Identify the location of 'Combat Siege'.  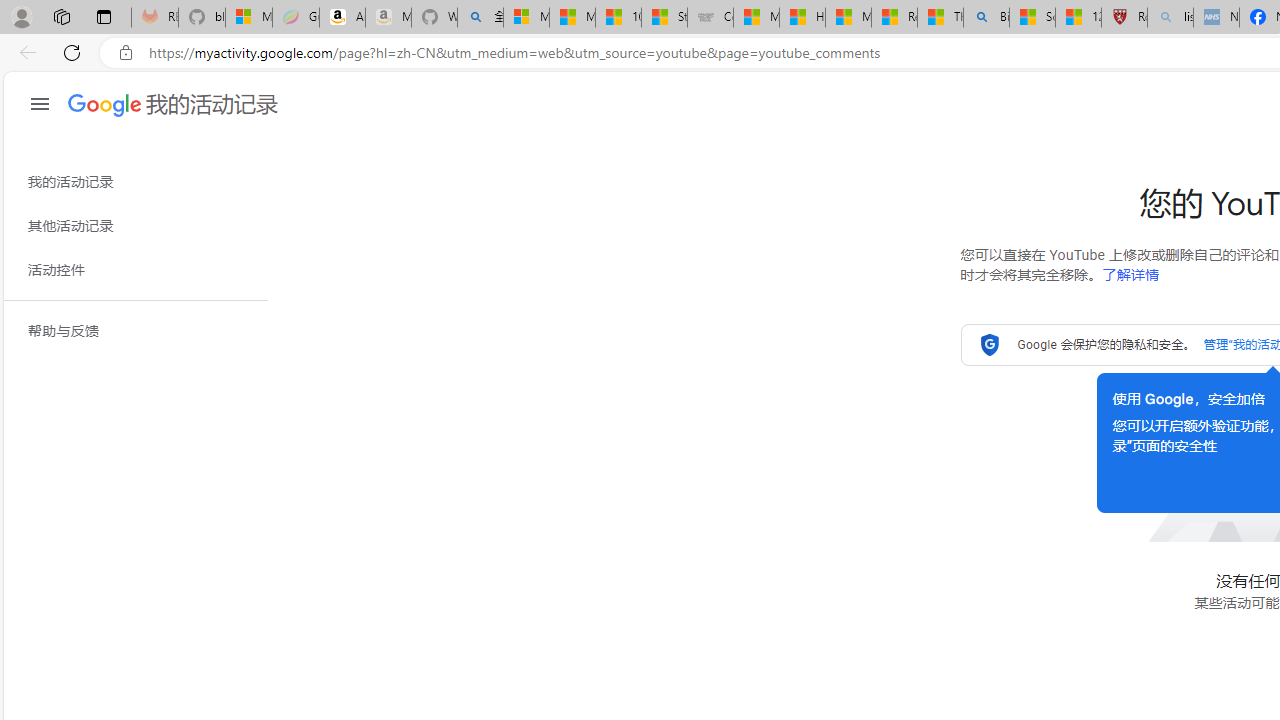
(710, 17).